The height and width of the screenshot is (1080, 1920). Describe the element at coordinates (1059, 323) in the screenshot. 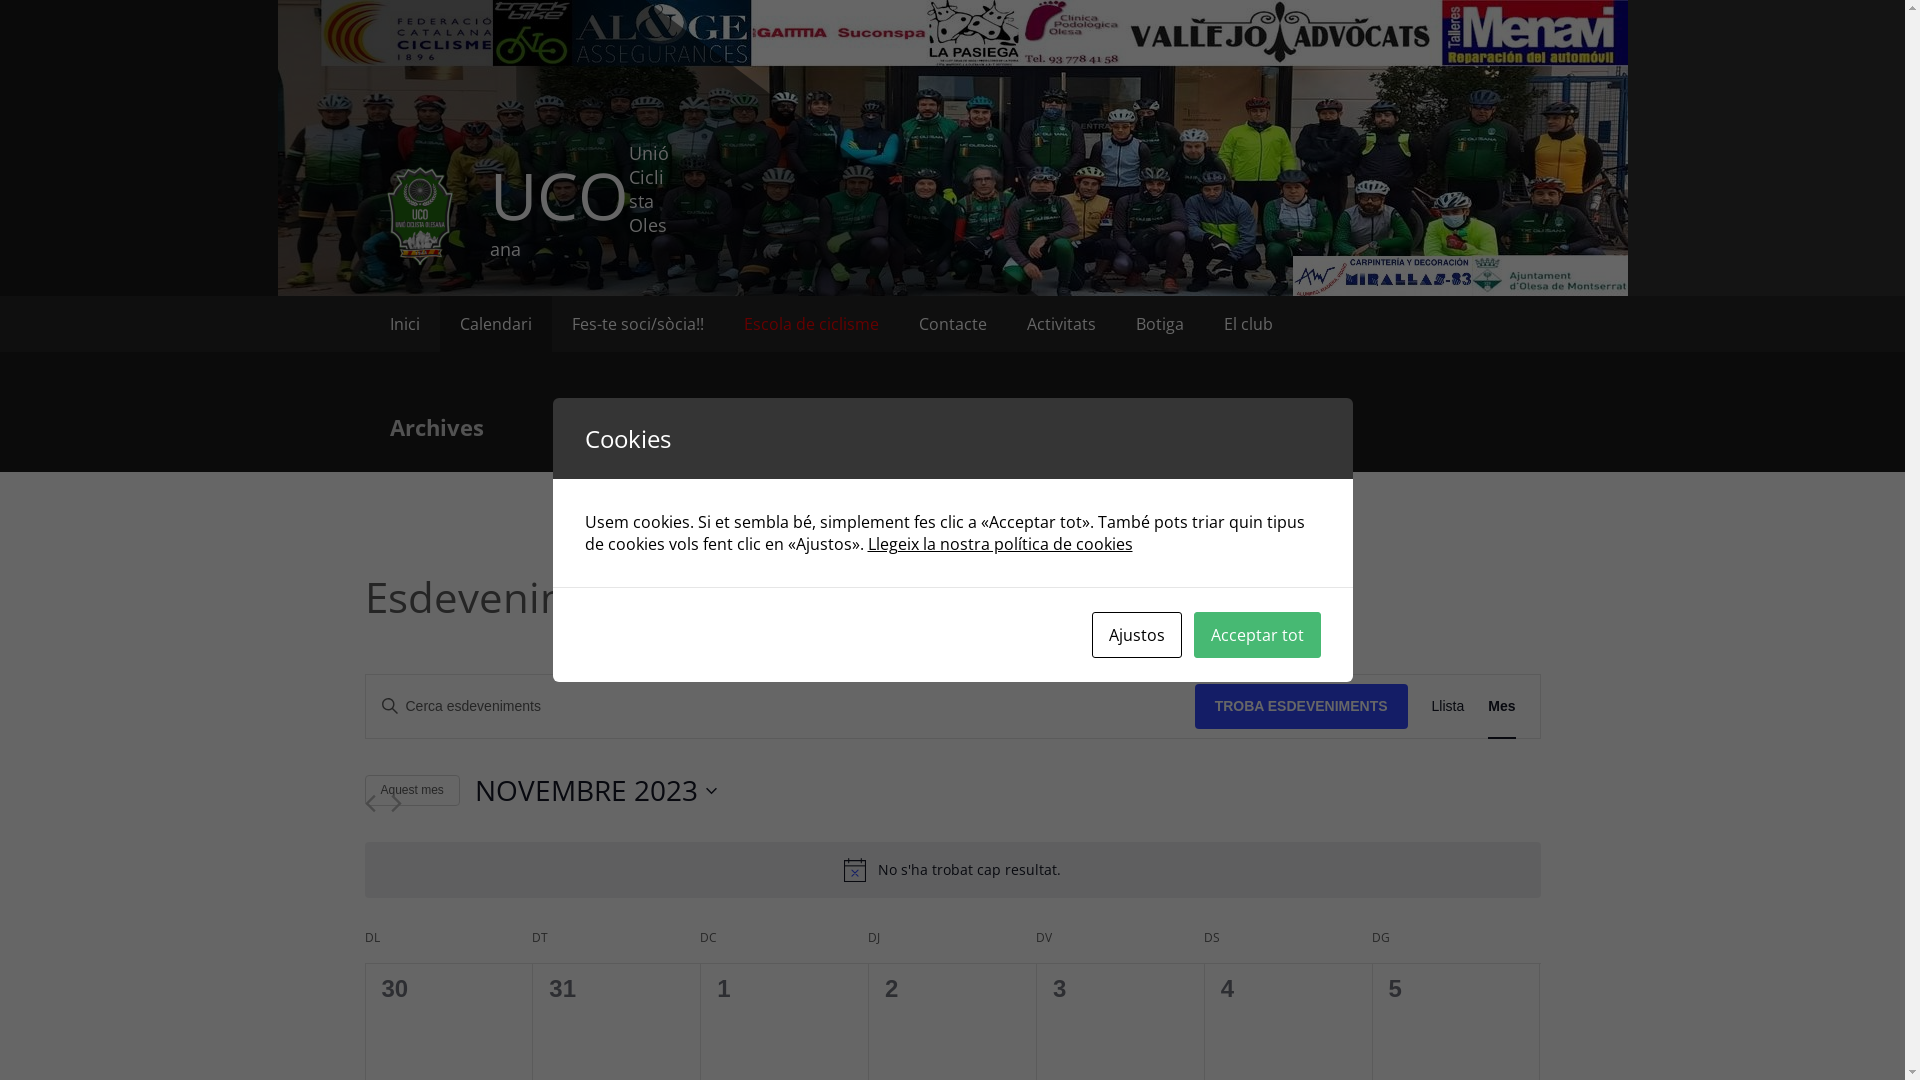

I see `'Activitats'` at that location.